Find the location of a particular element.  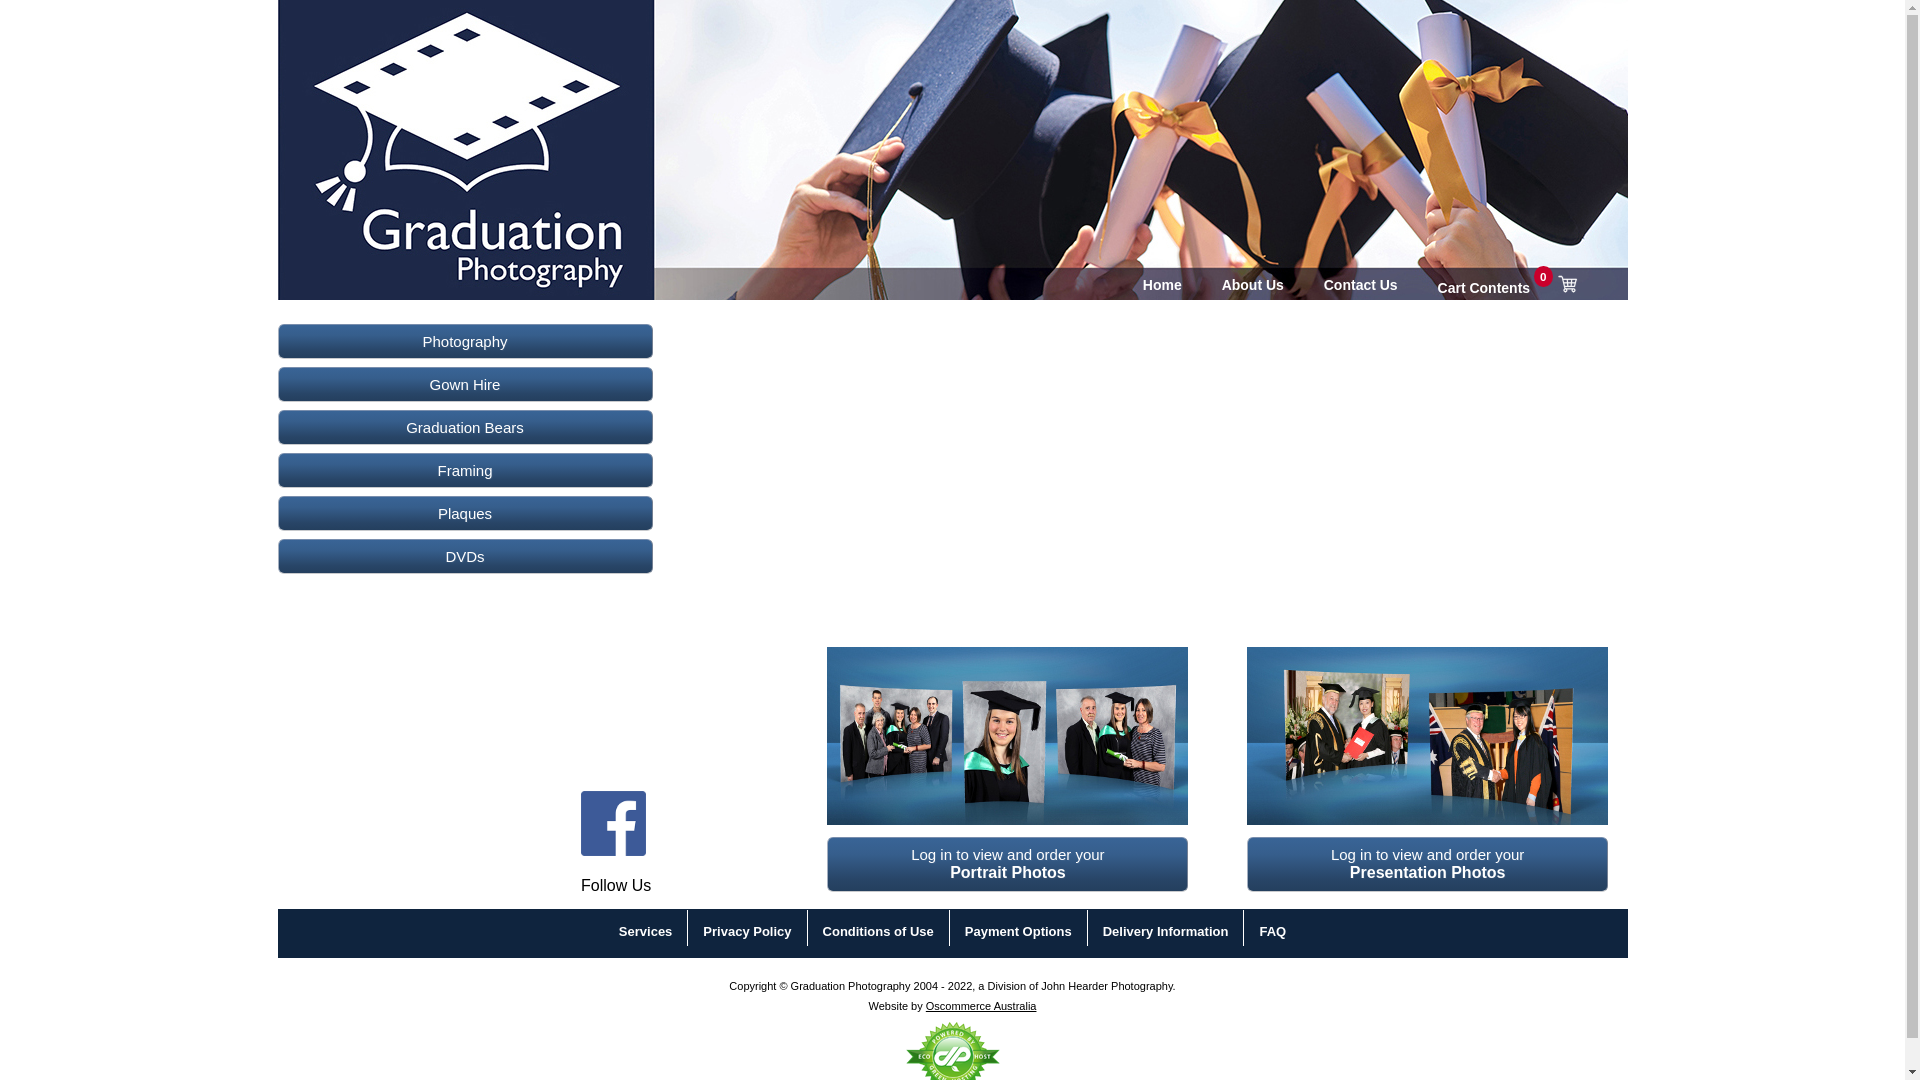

'Privacy Policy' is located at coordinates (702, 931).